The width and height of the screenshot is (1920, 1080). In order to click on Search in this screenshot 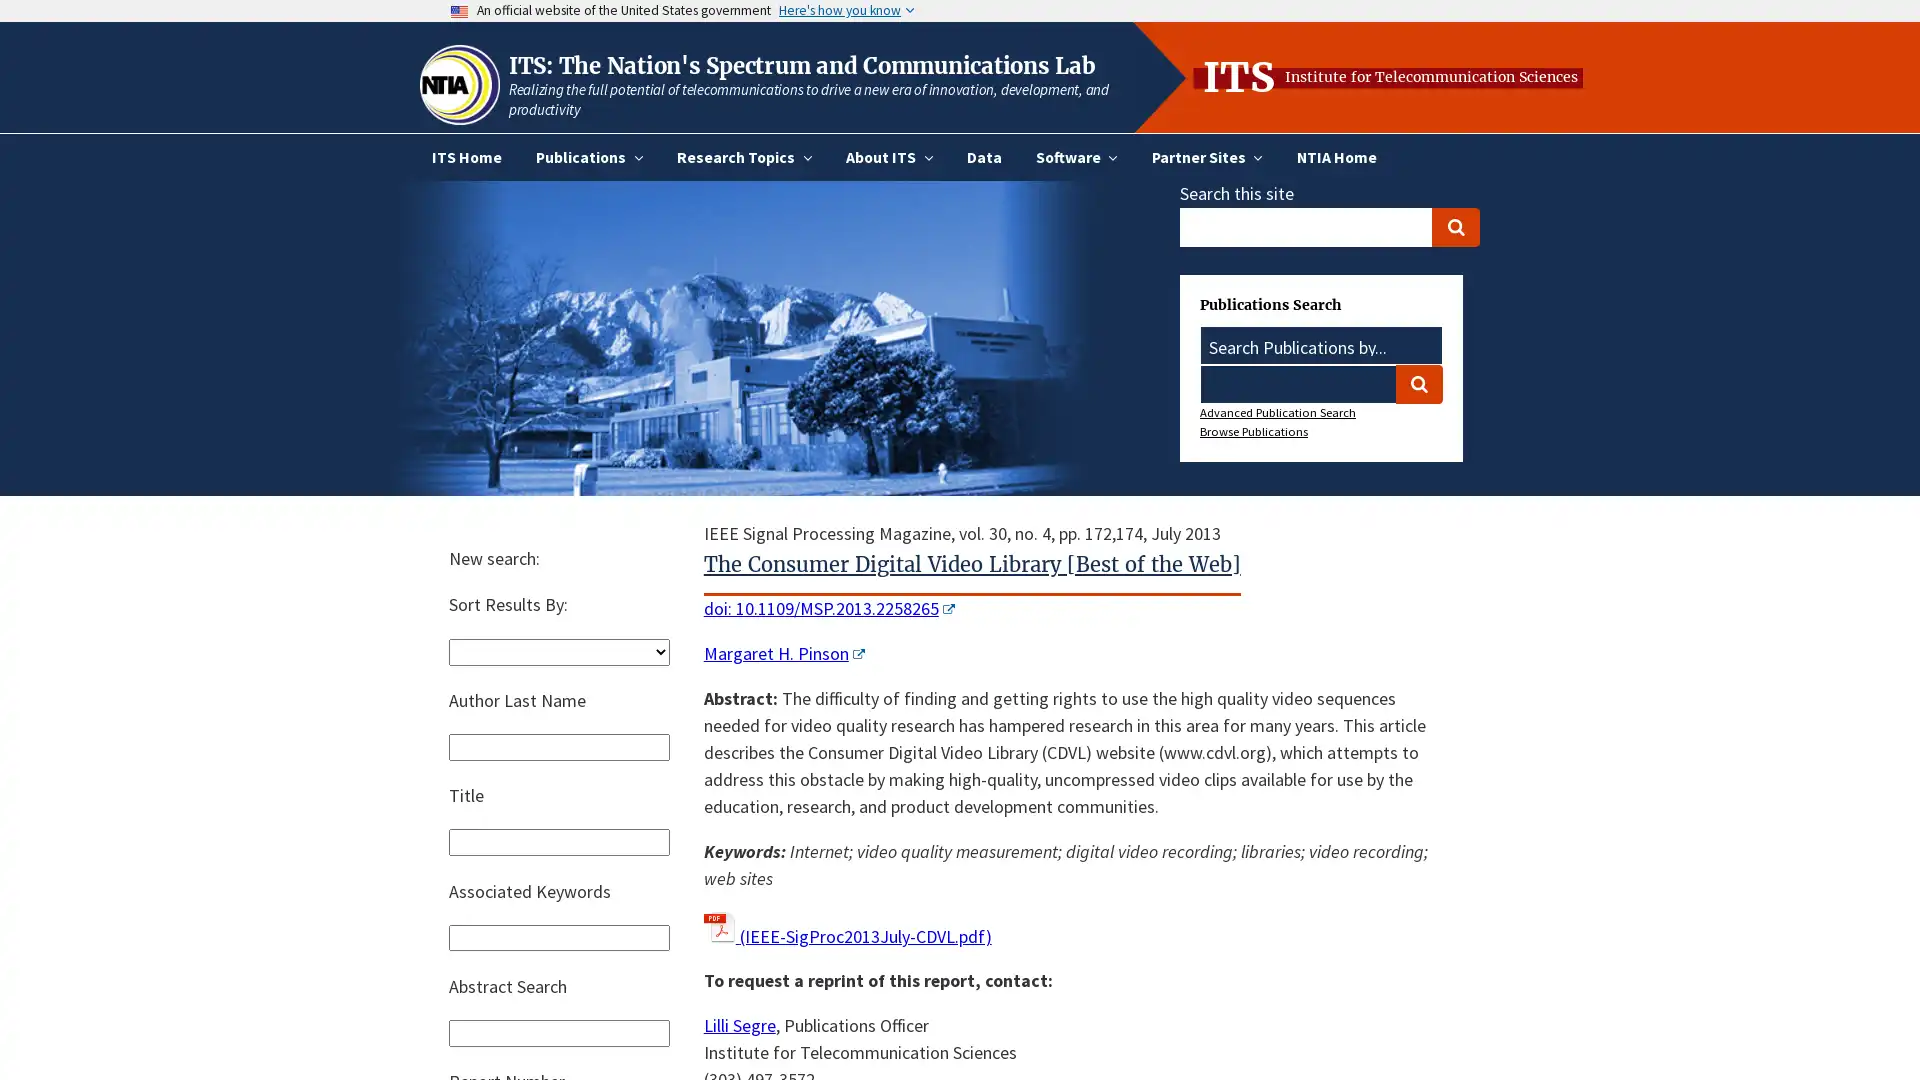, I will do `click(1455, 226)`.